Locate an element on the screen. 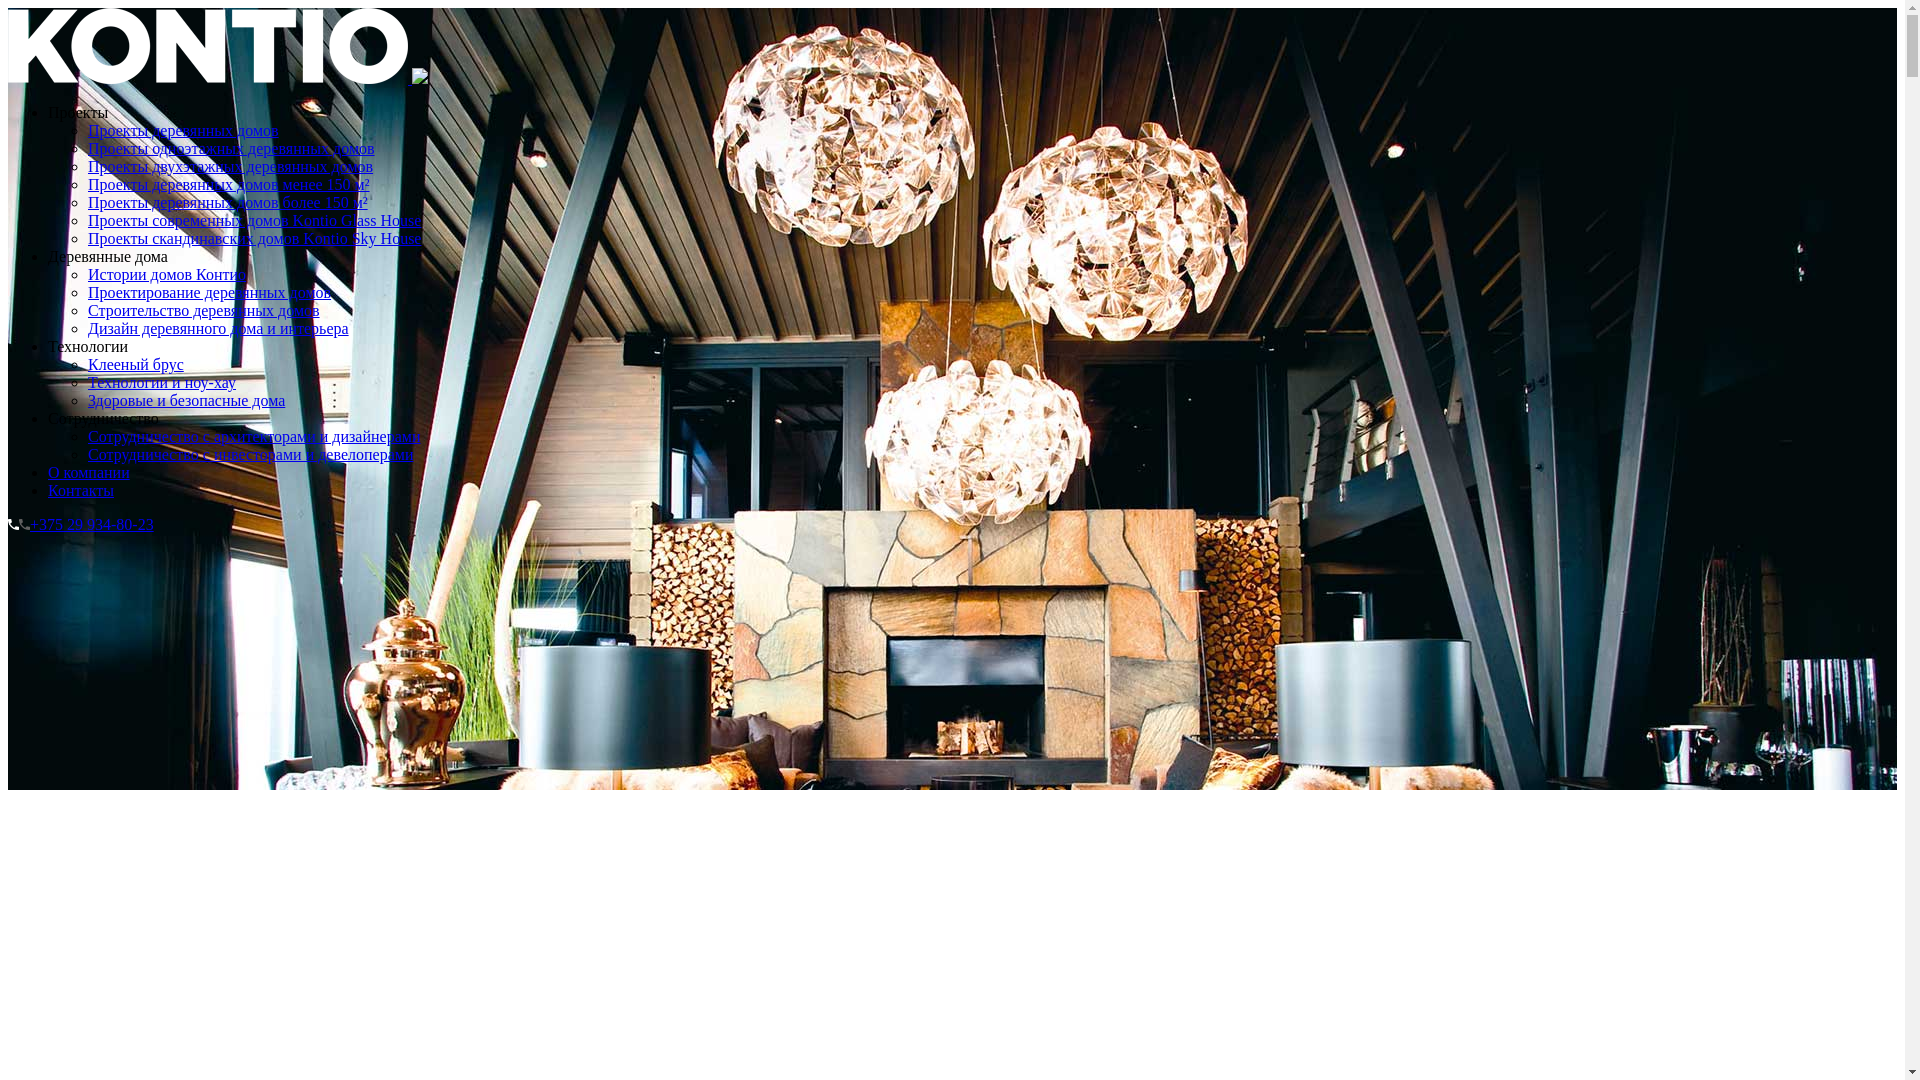 The height and width of the screenshot is (1080, 1920). '+375 29 934-80-23' is located at coordinates (8, 523).